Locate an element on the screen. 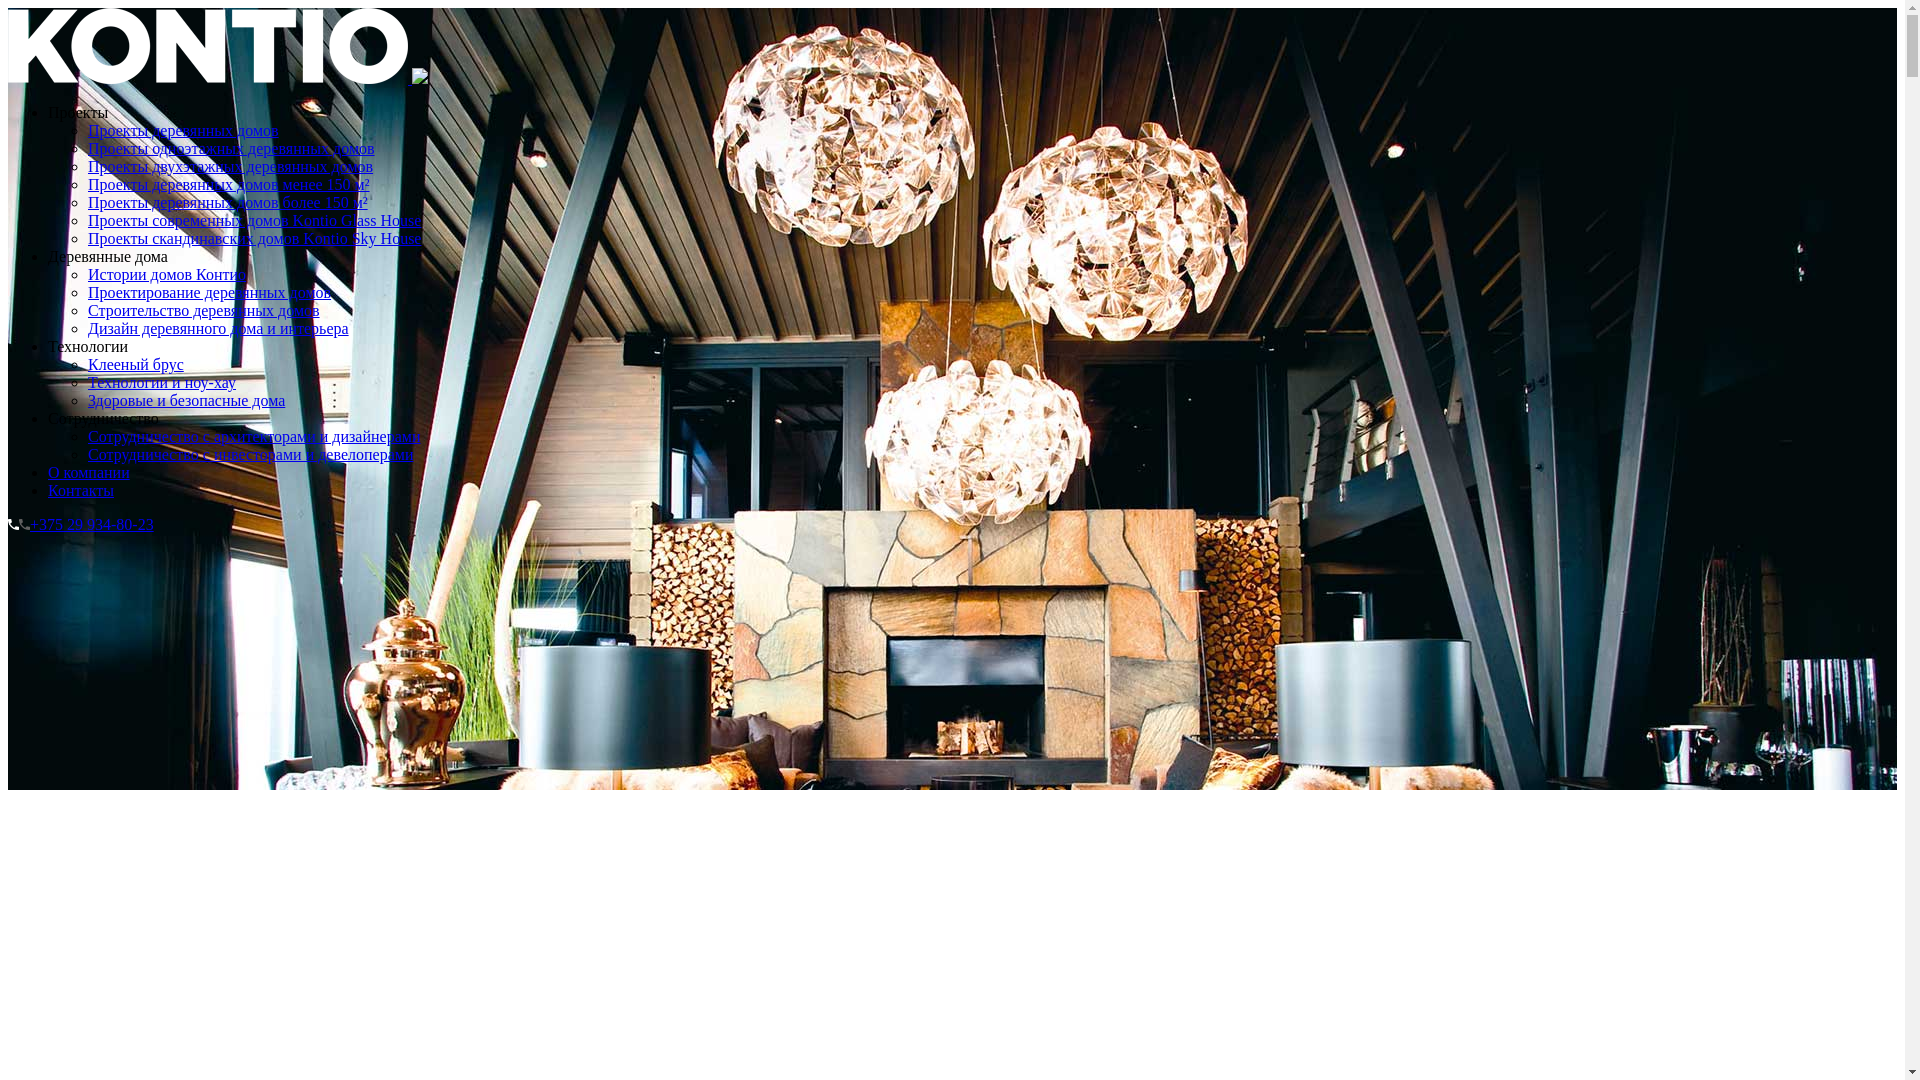 The height and width of the screenshot is (1080, 1920). '+375 29 934-80-23' is located at coordinates (8, 523).